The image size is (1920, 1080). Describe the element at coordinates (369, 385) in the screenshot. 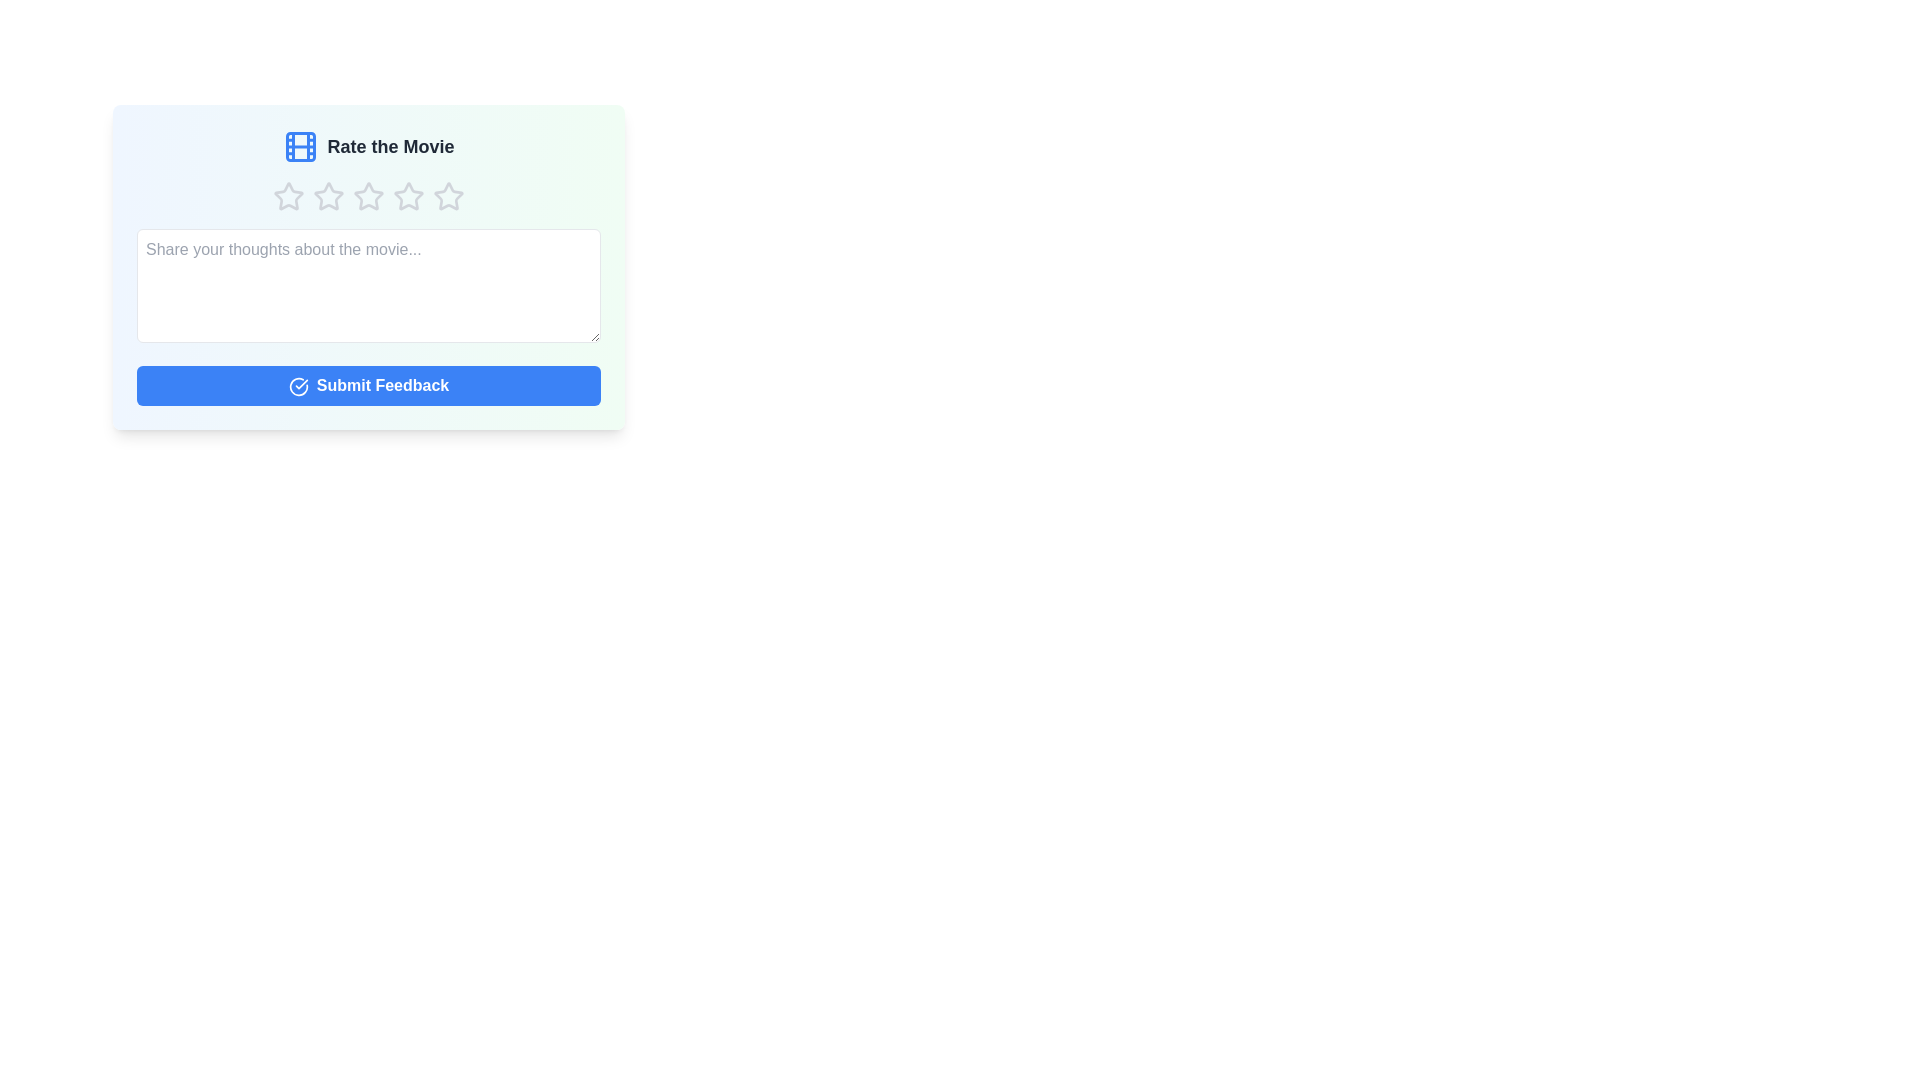

I see `'Submit Feedback' button to submit the review` at that location.